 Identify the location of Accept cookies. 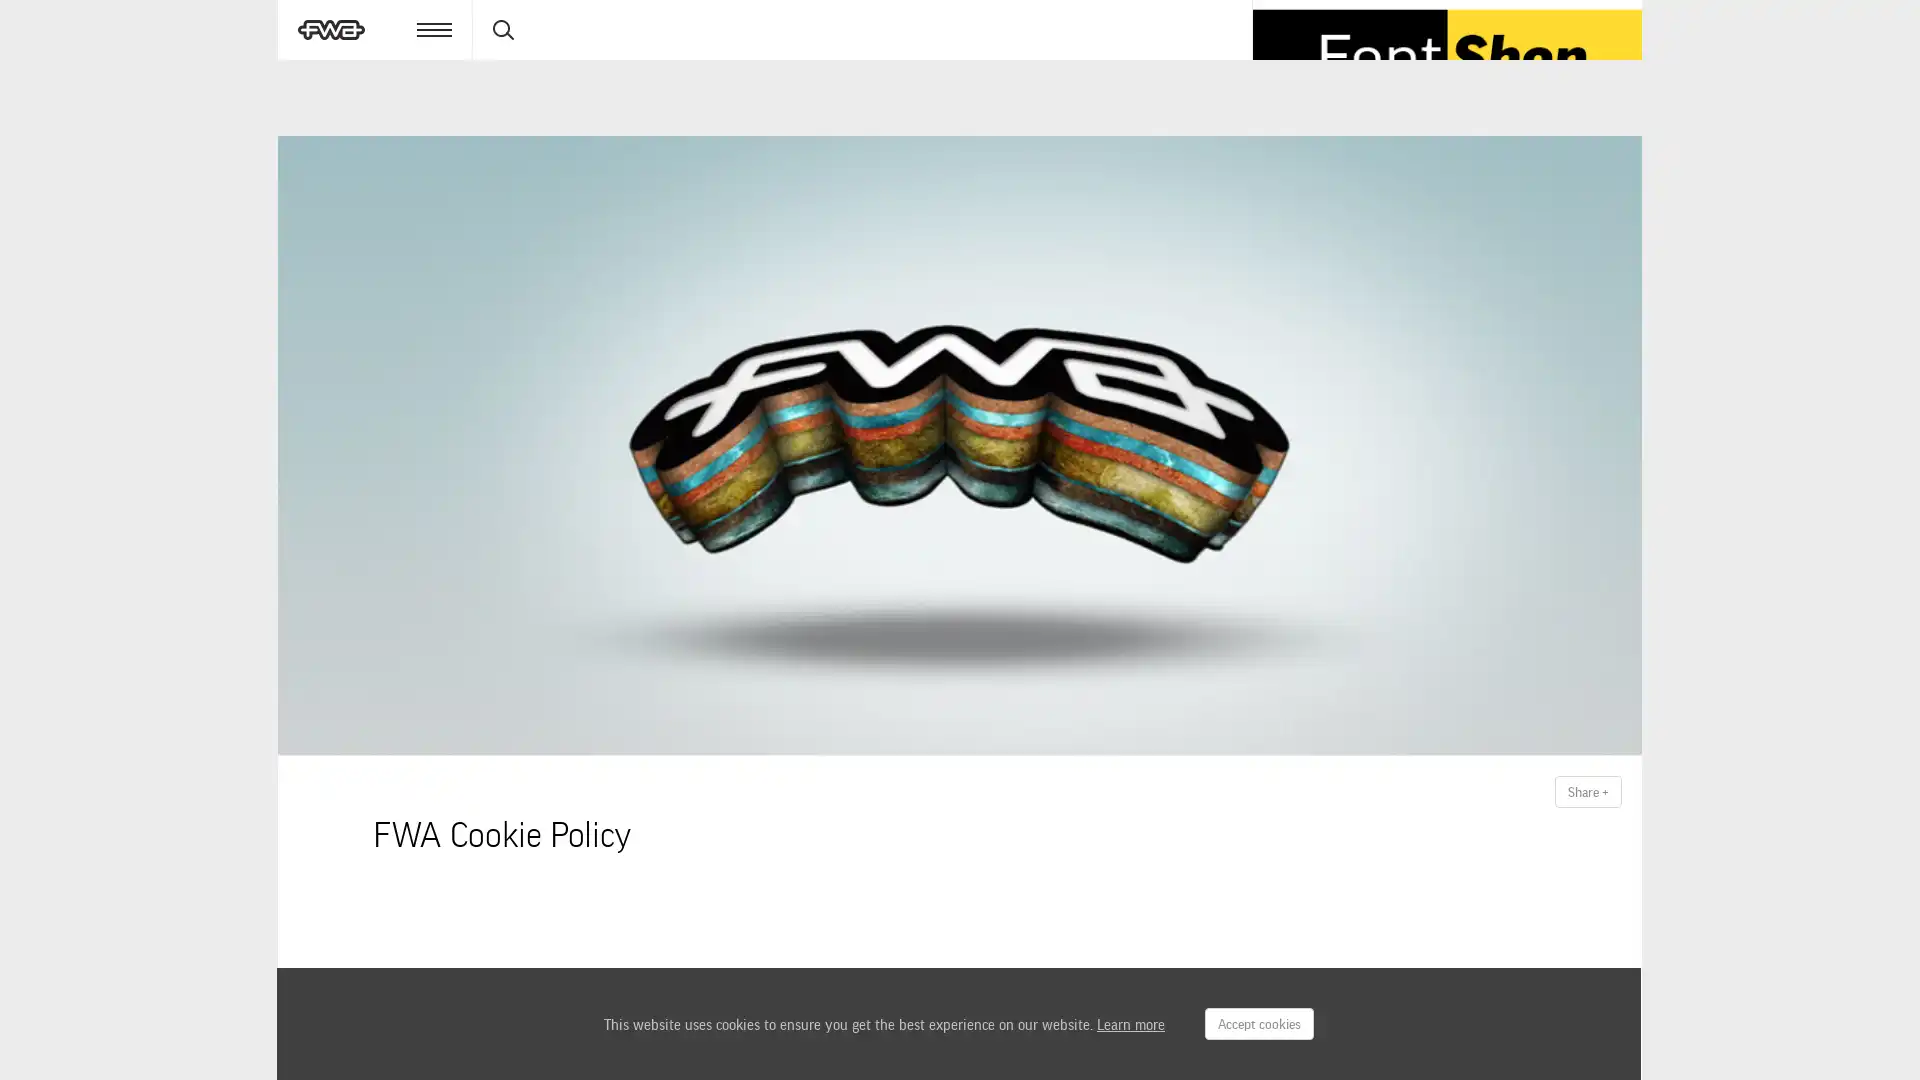
(1258, 1023).